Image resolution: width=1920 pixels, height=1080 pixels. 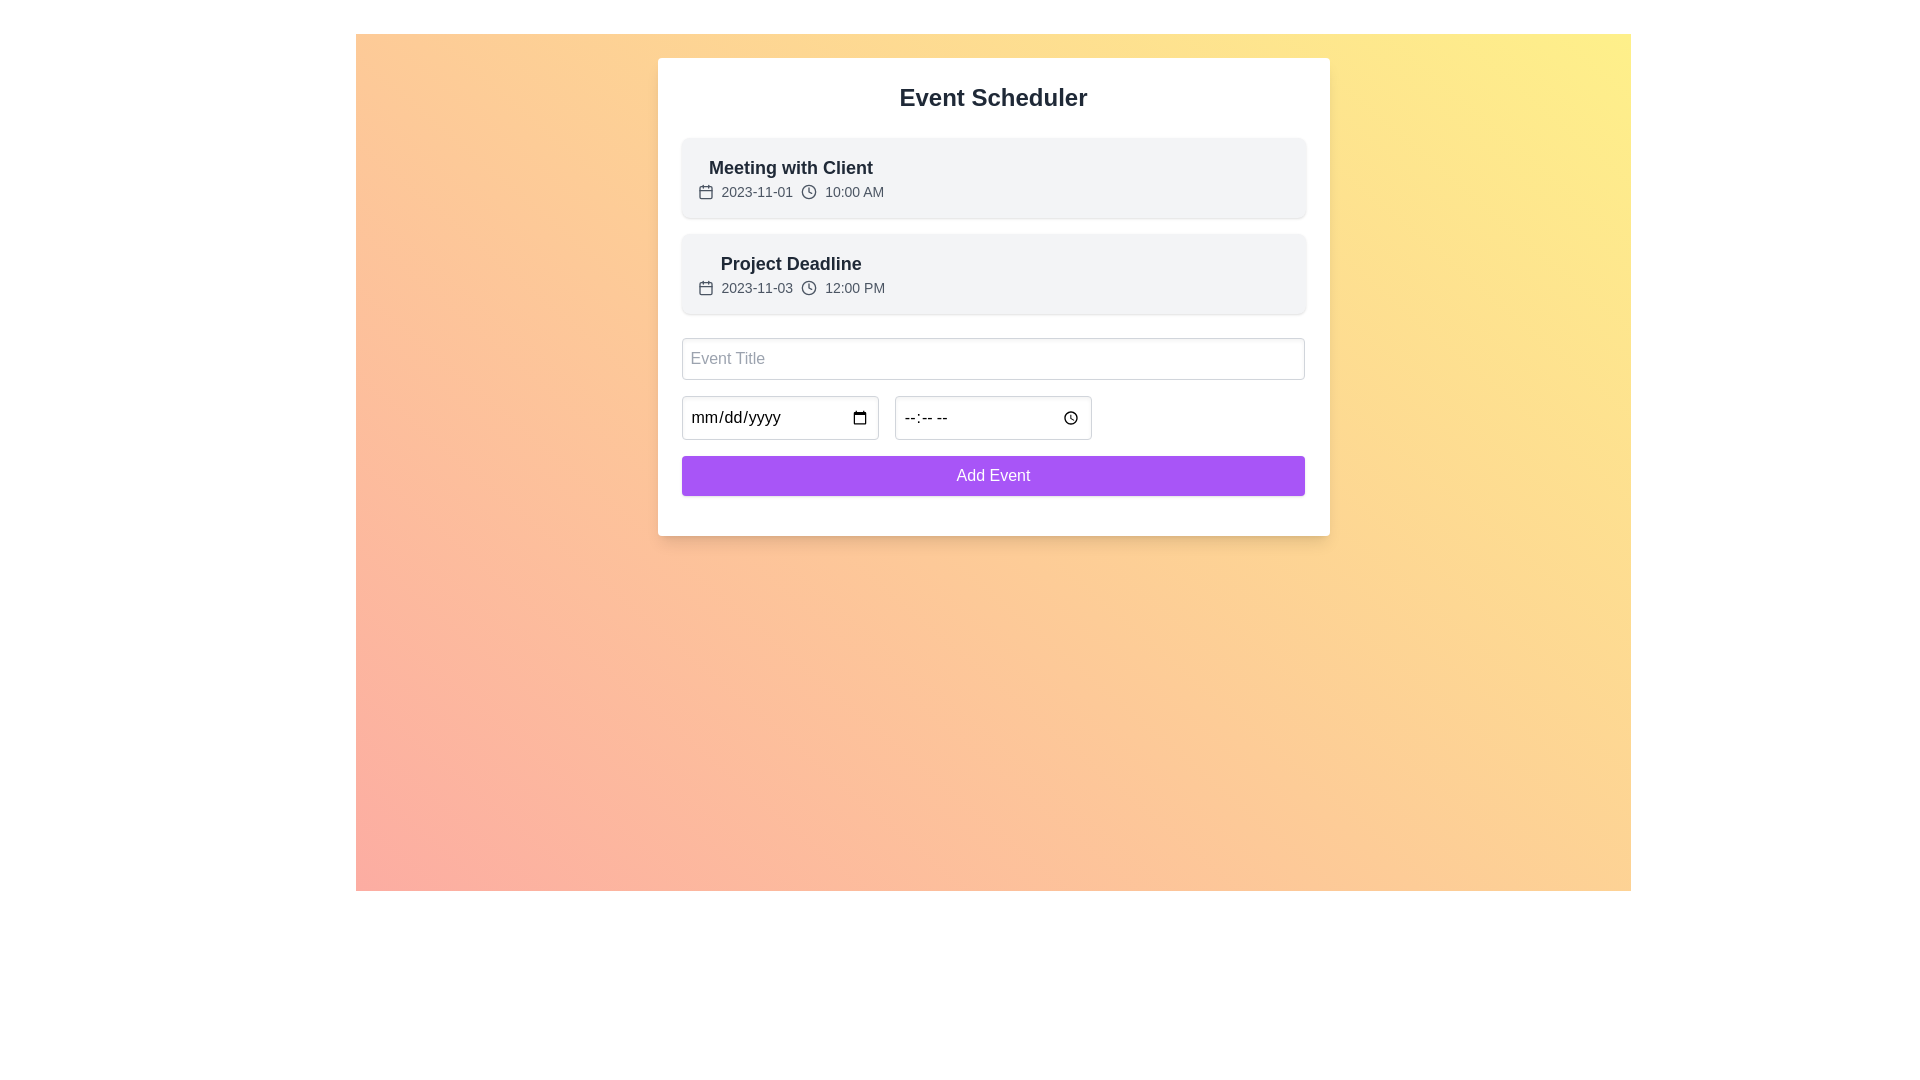 What do you see at coordinates (790, 273) in the screenshot?
I see `information displayed on the Text Label with Icons that shows the deadline for a project, which includes a bold title and descriptive date/time text with relevant icons` at bounding box center [790, 273].